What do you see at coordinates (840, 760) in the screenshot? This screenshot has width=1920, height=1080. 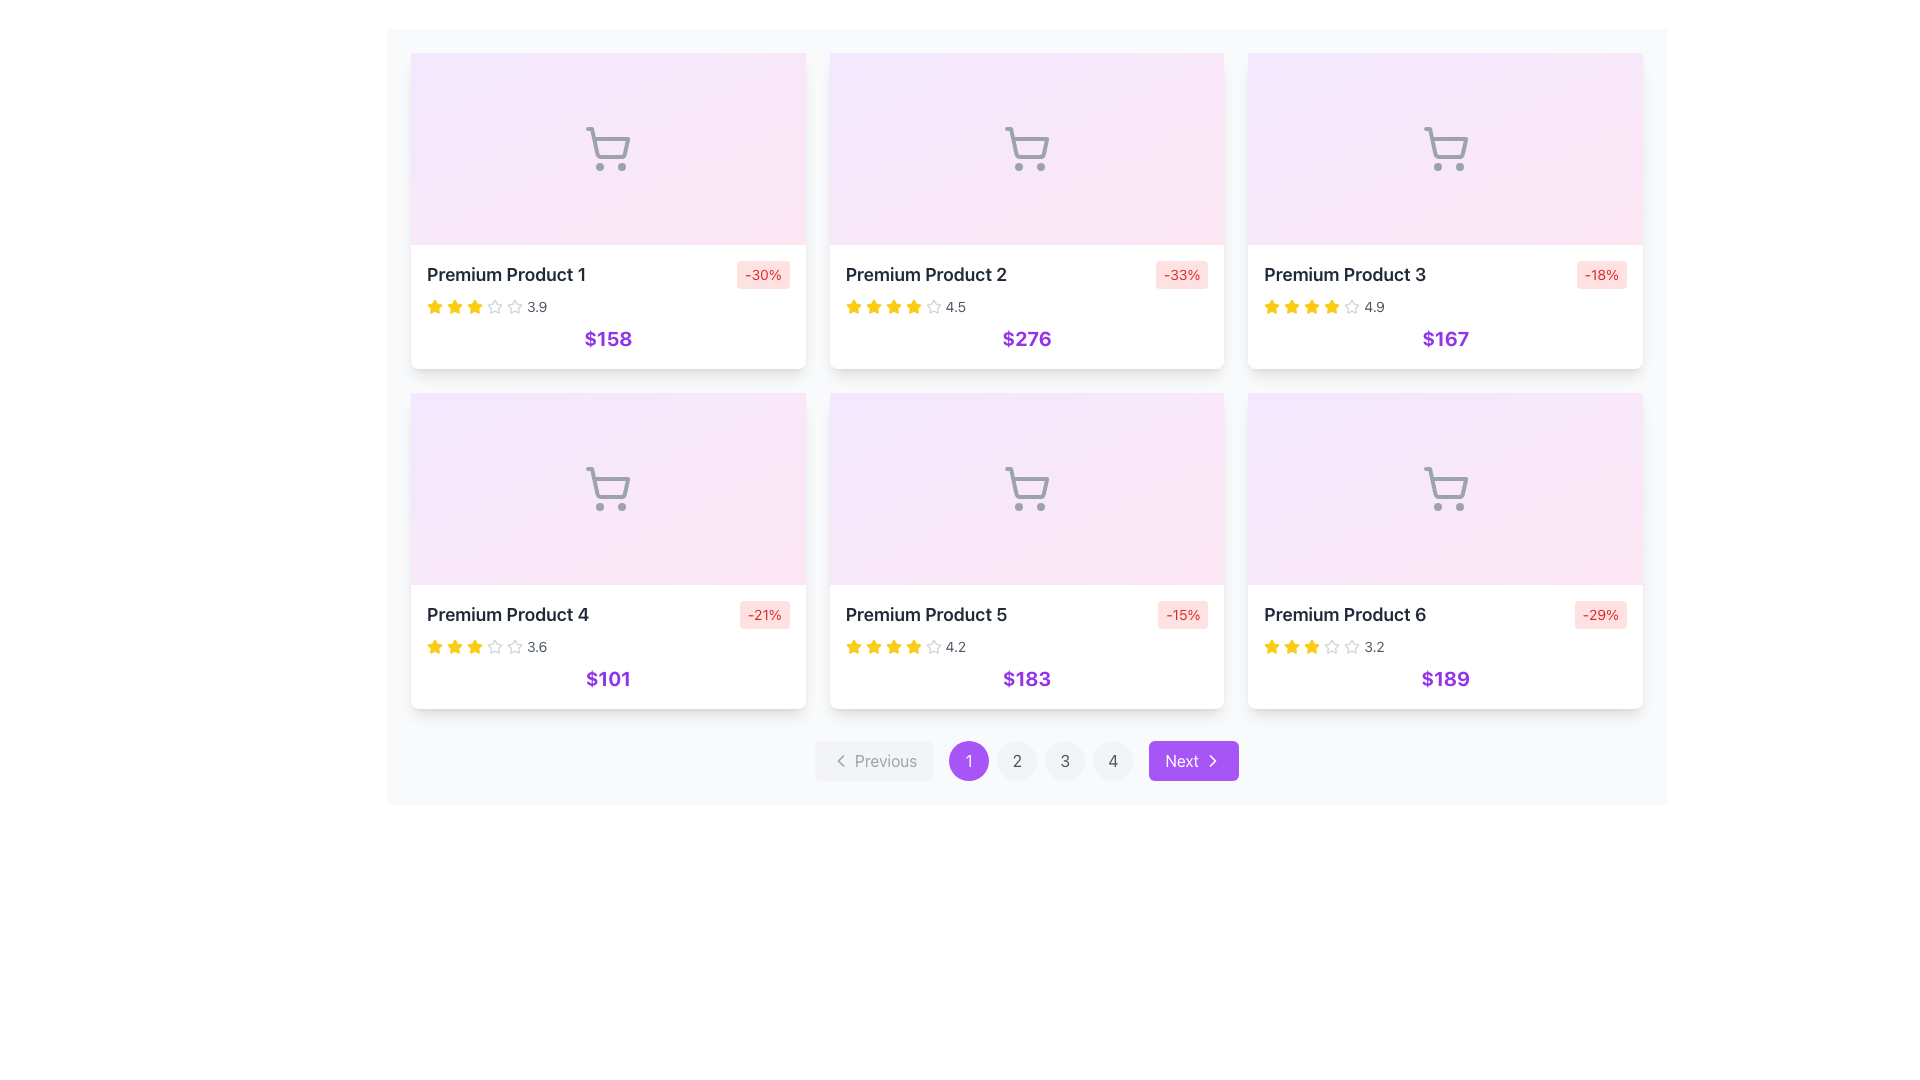 I see `the 'Previous' icon located in the navigation section at the bottom` at bounding box center [840, 760].